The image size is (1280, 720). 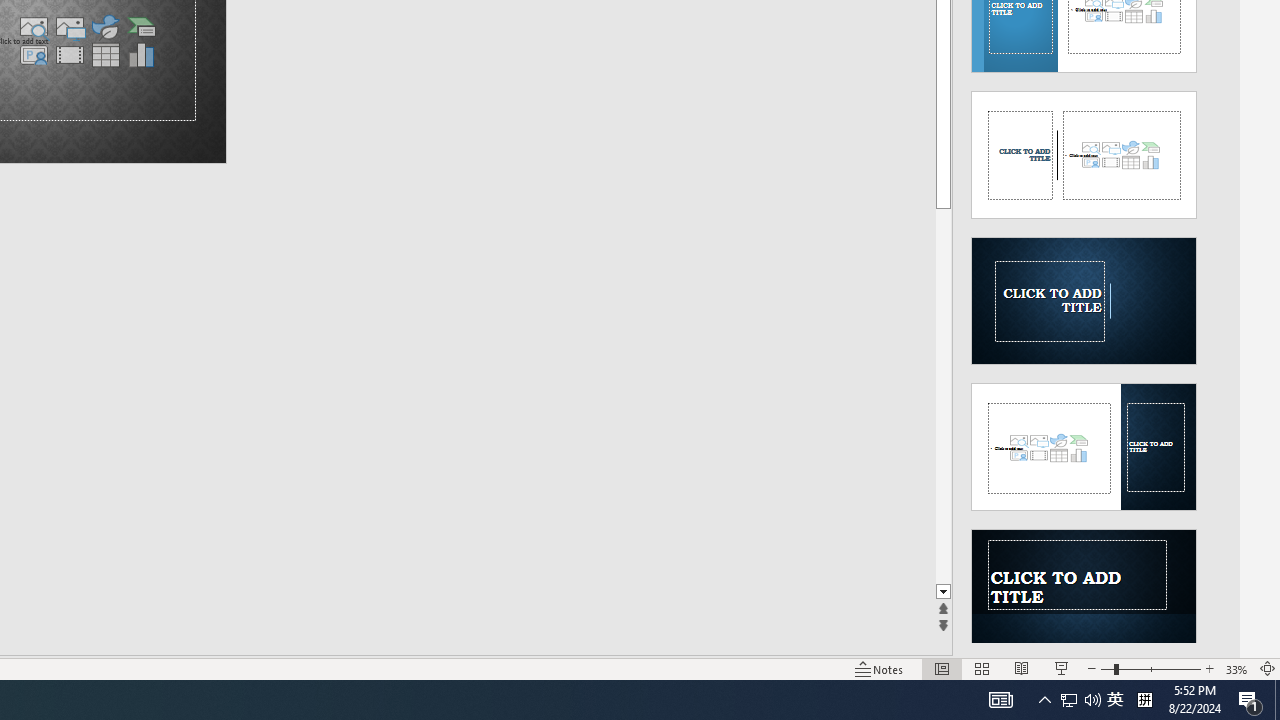 What do you see at coordinates (33, 54) in the screenshot?
I see `'Insert Cameo'` at bounding box center [33, 54].